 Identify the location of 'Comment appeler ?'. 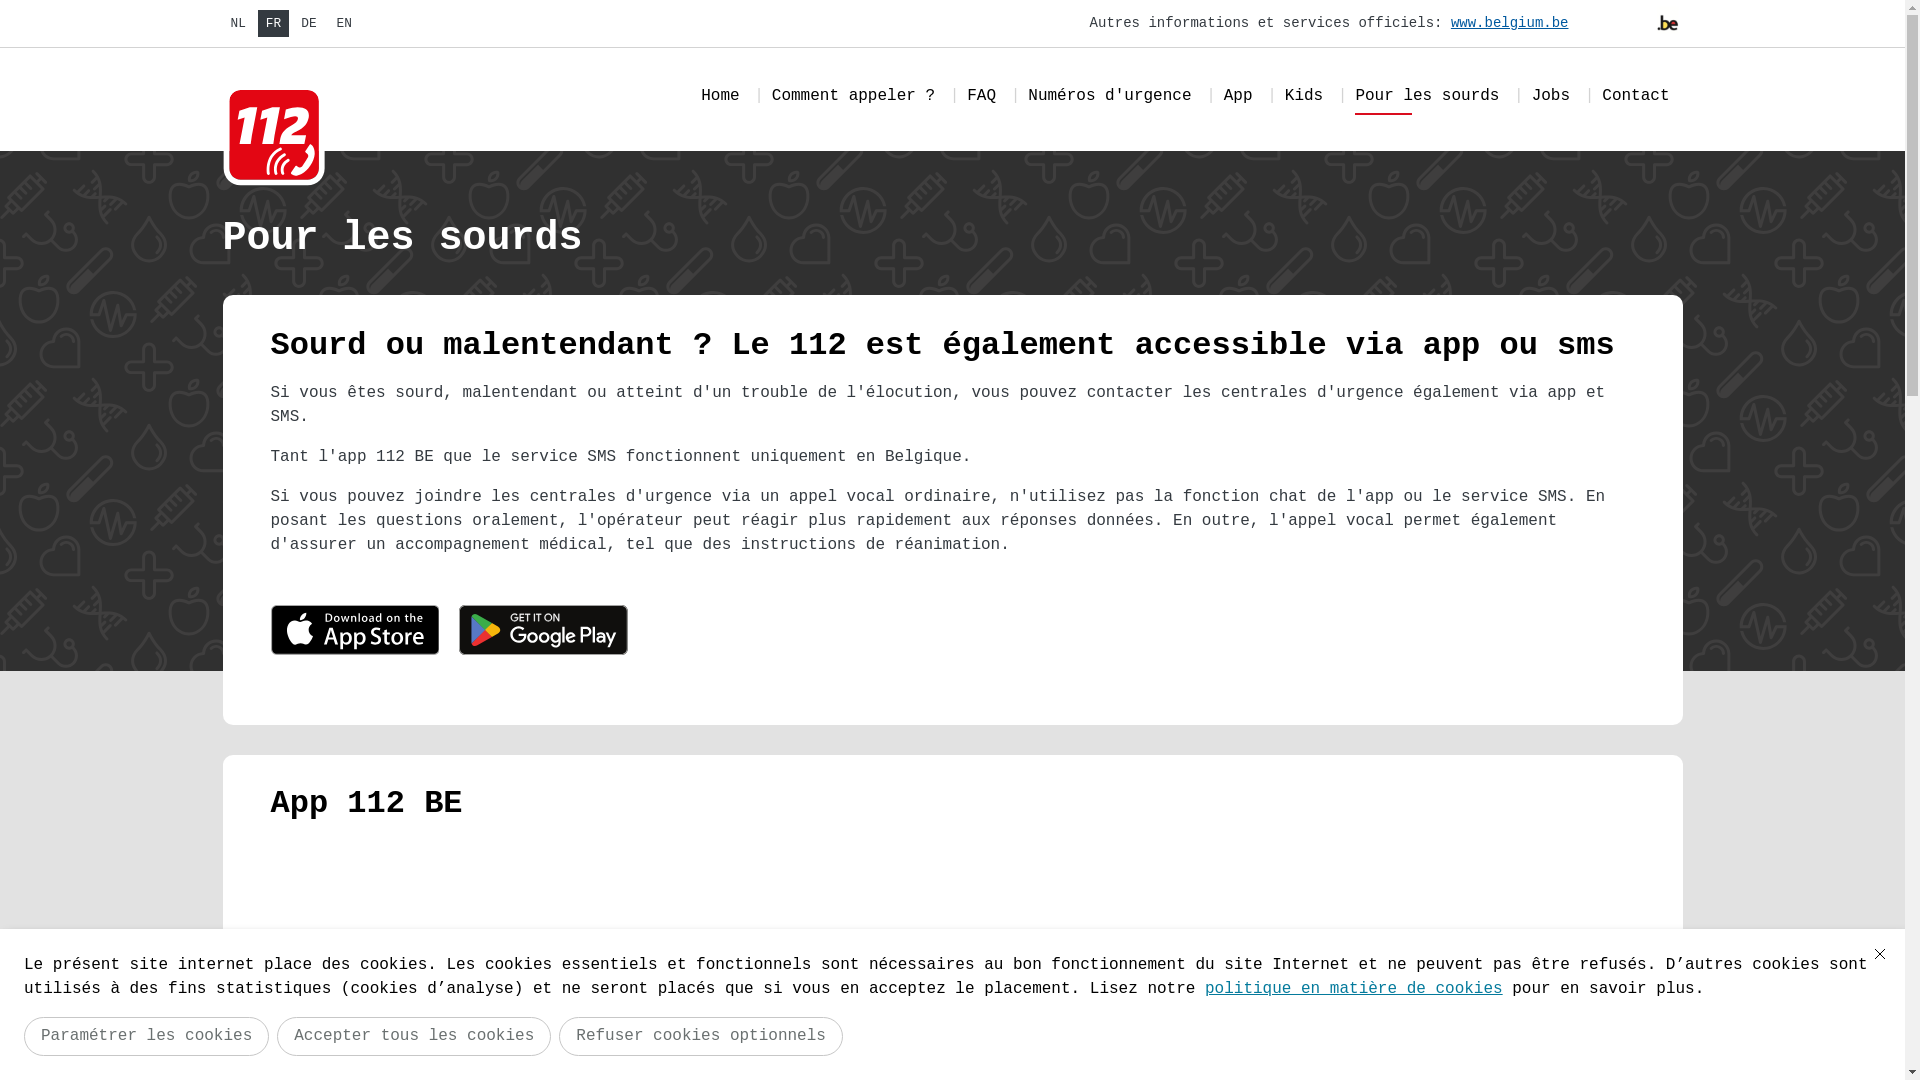
(853, 99).